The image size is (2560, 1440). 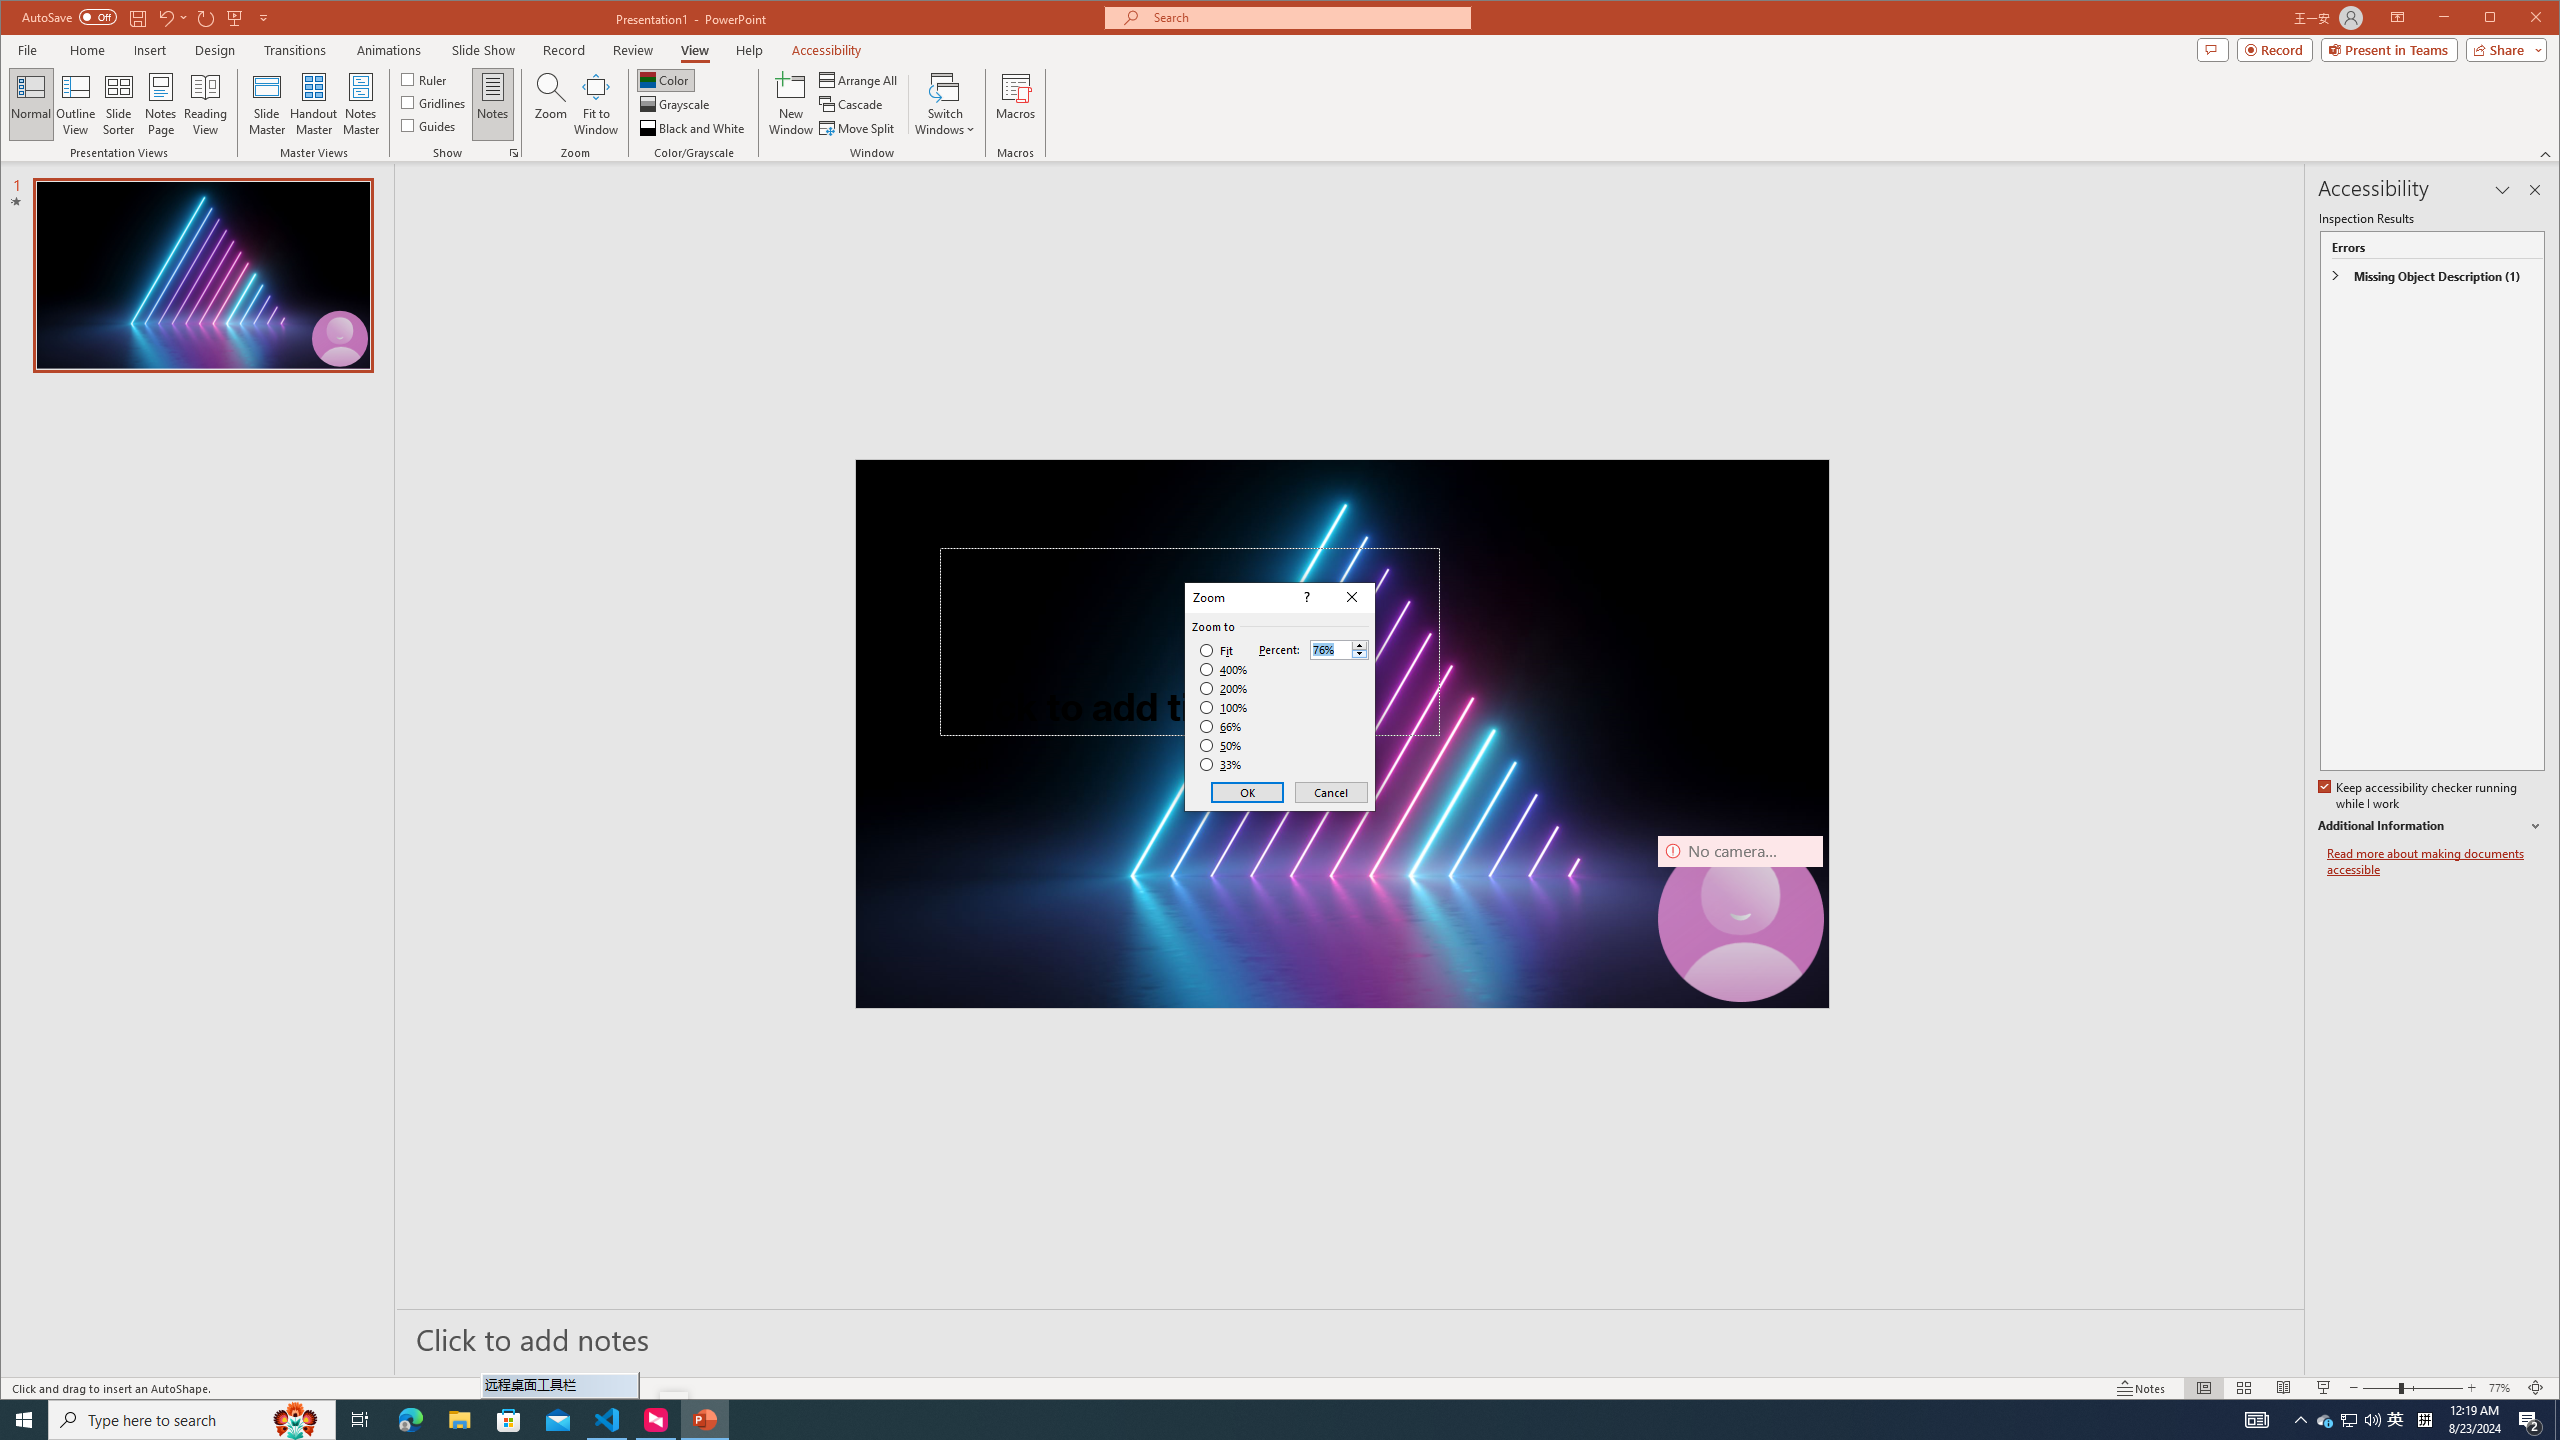 I want to click on 'Outline View', so click(x=74, y=103).